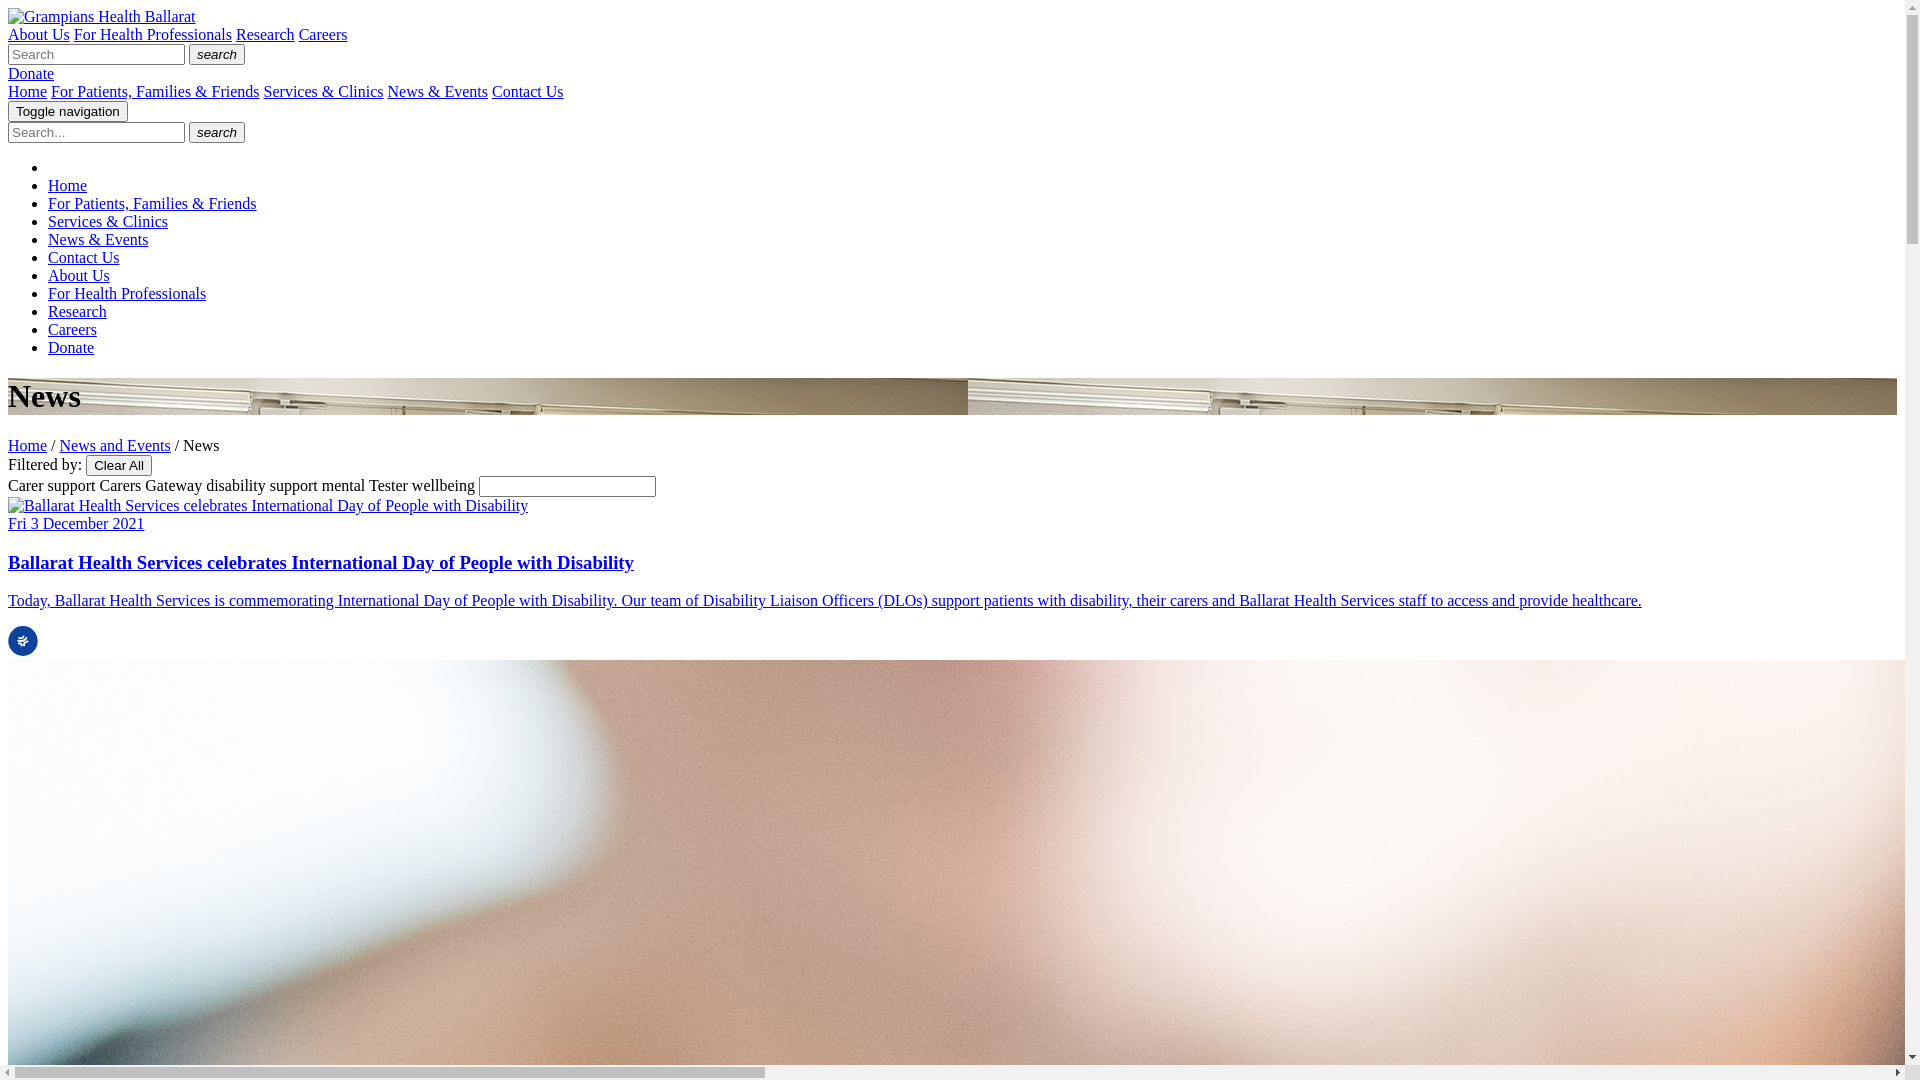 The height and width of the screenshot is (1080, 1920). What do you see at coordinates (436, 91) in the screenshot?
I see `'News & Events'` at bounding box center [436, 91].